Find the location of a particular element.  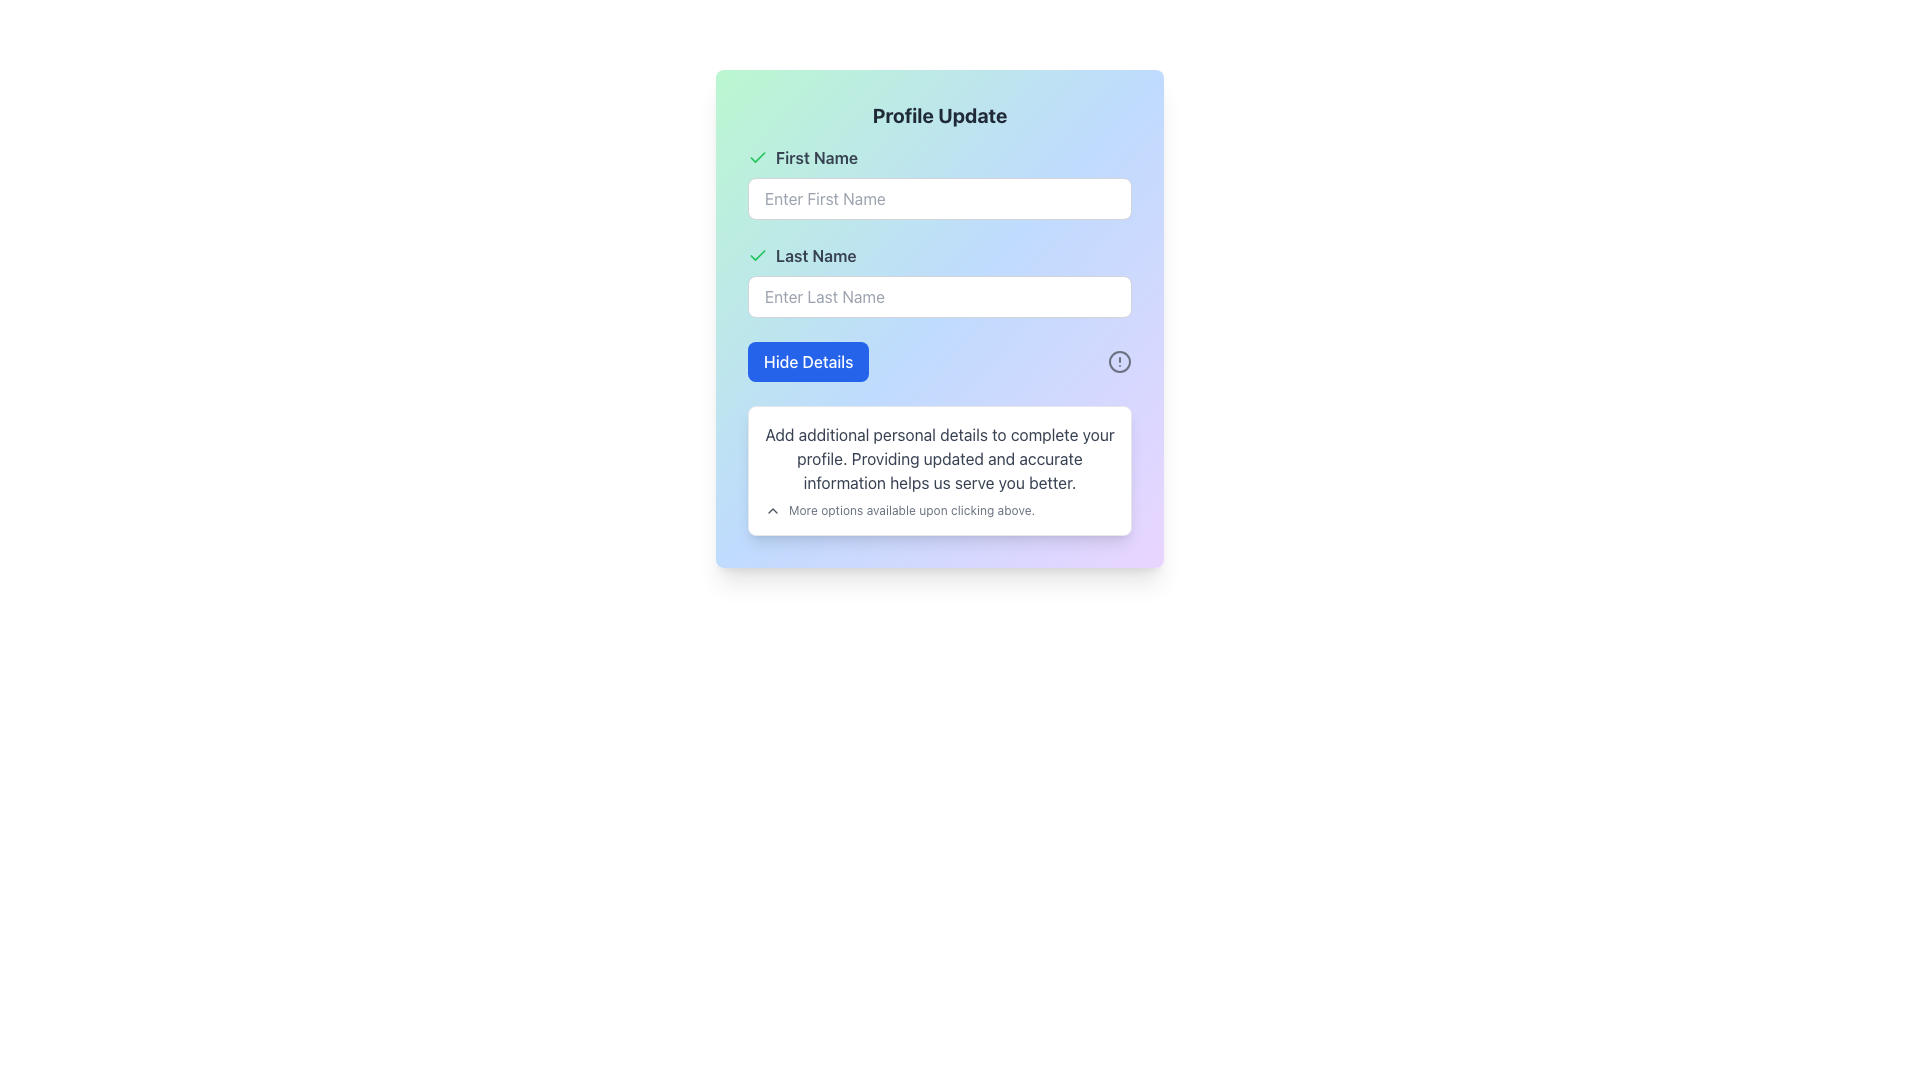

the 'Hide Details' button, which has a blue background and white text, located in the profile update section is located at coordinates (808, 362).